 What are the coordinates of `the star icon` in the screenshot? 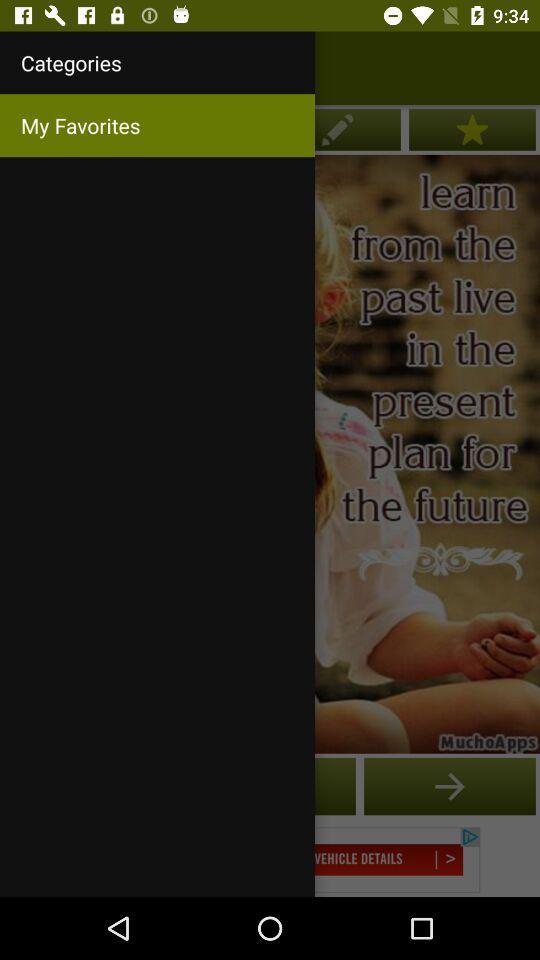 It's located at (472, 128).